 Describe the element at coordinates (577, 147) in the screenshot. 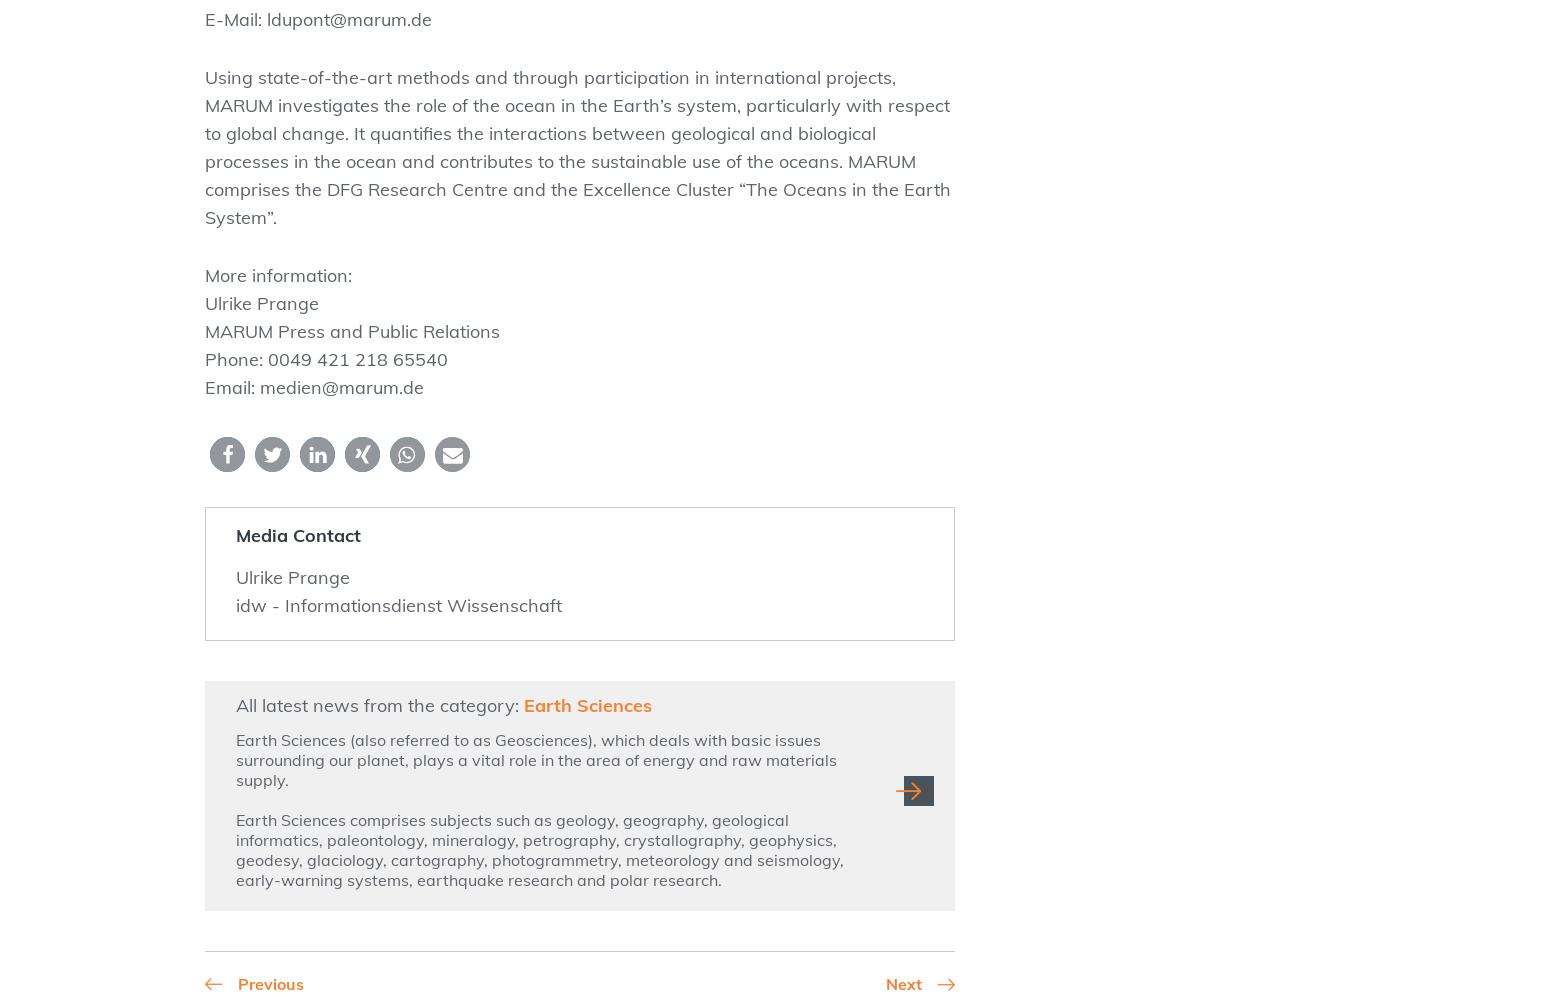

I see `'Using state-of-the-art methods and through participation in international projects, MARUM investigates the role of the ocean in the Earth’s system, particularly with respect to global change. It quantifies the interactions between geological and biological processes in the ocean and contributes to the sustainable use of the oceans. MARUM comprises the DFG Research Centre and the Excellence Cluster “The Oceans in the Earth System”.'` at that location.